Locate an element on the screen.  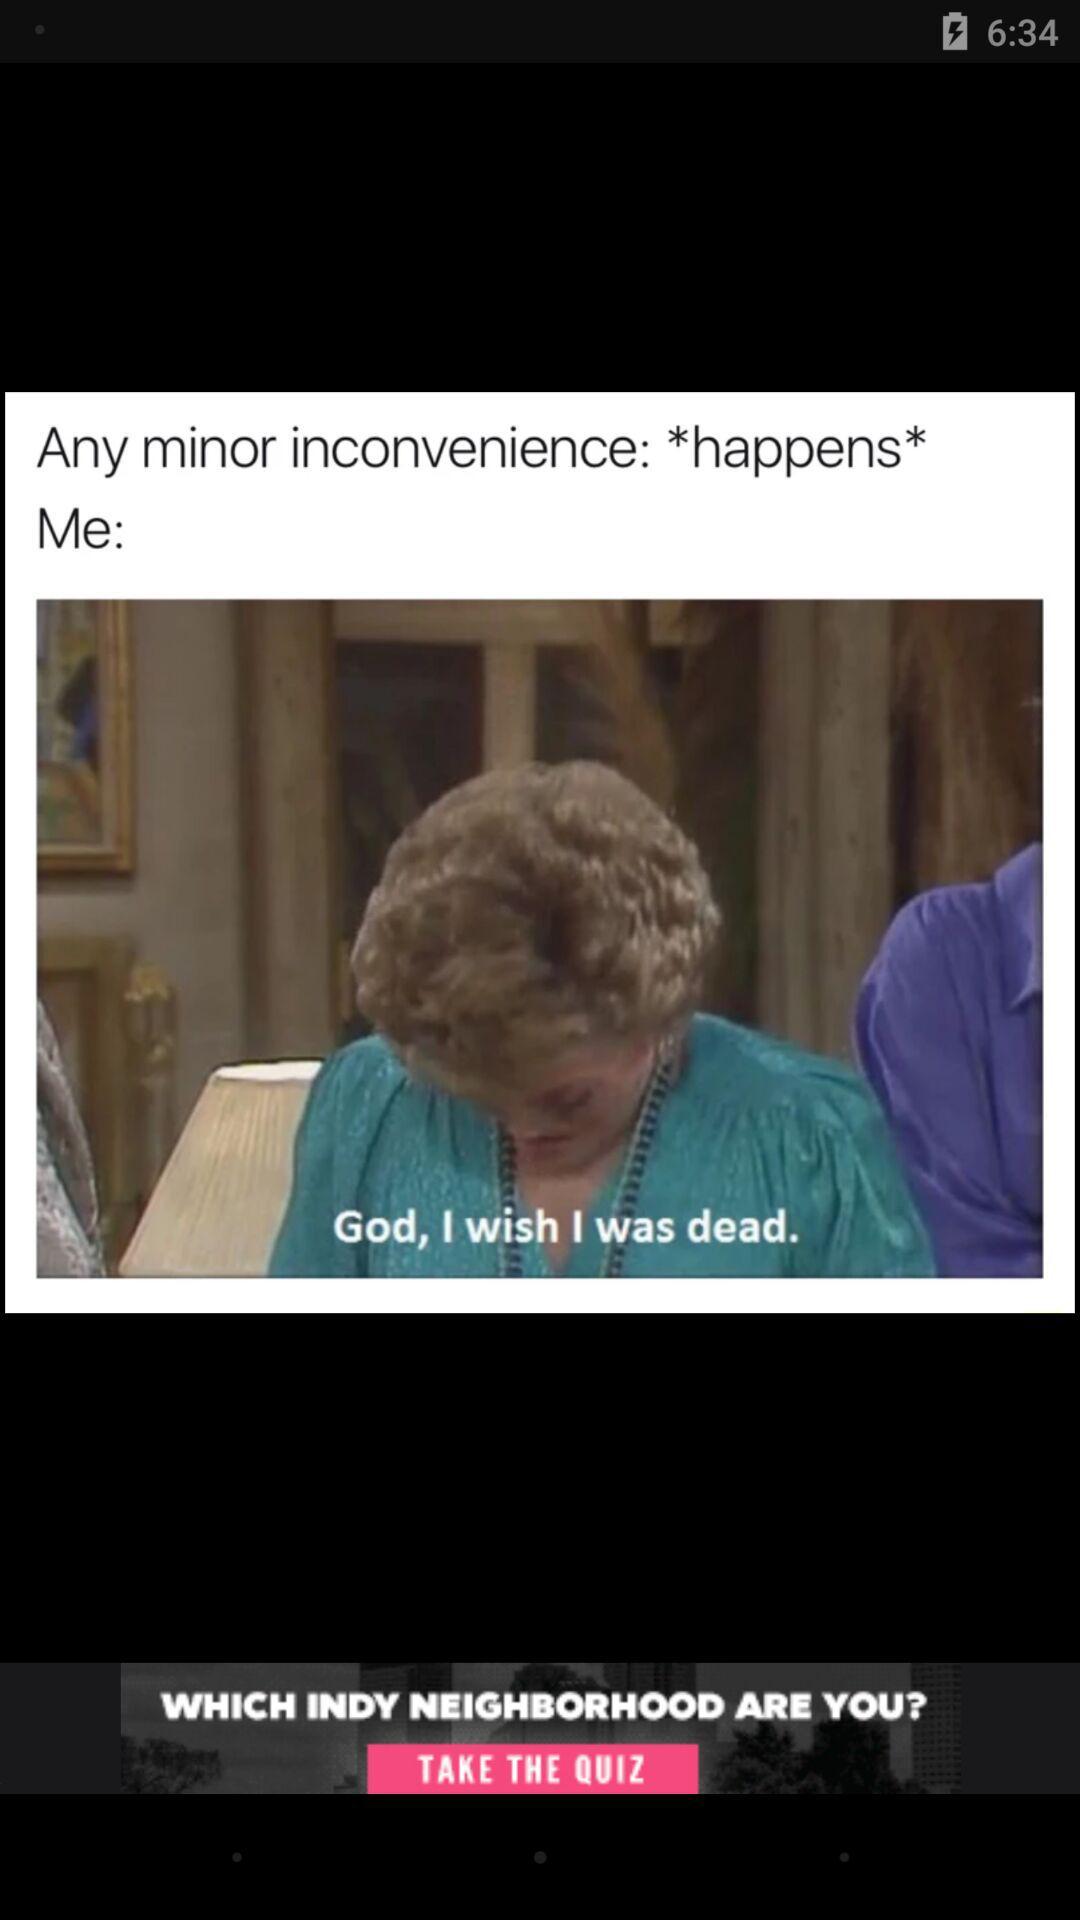
open page is located at coordinates (540, 1727).